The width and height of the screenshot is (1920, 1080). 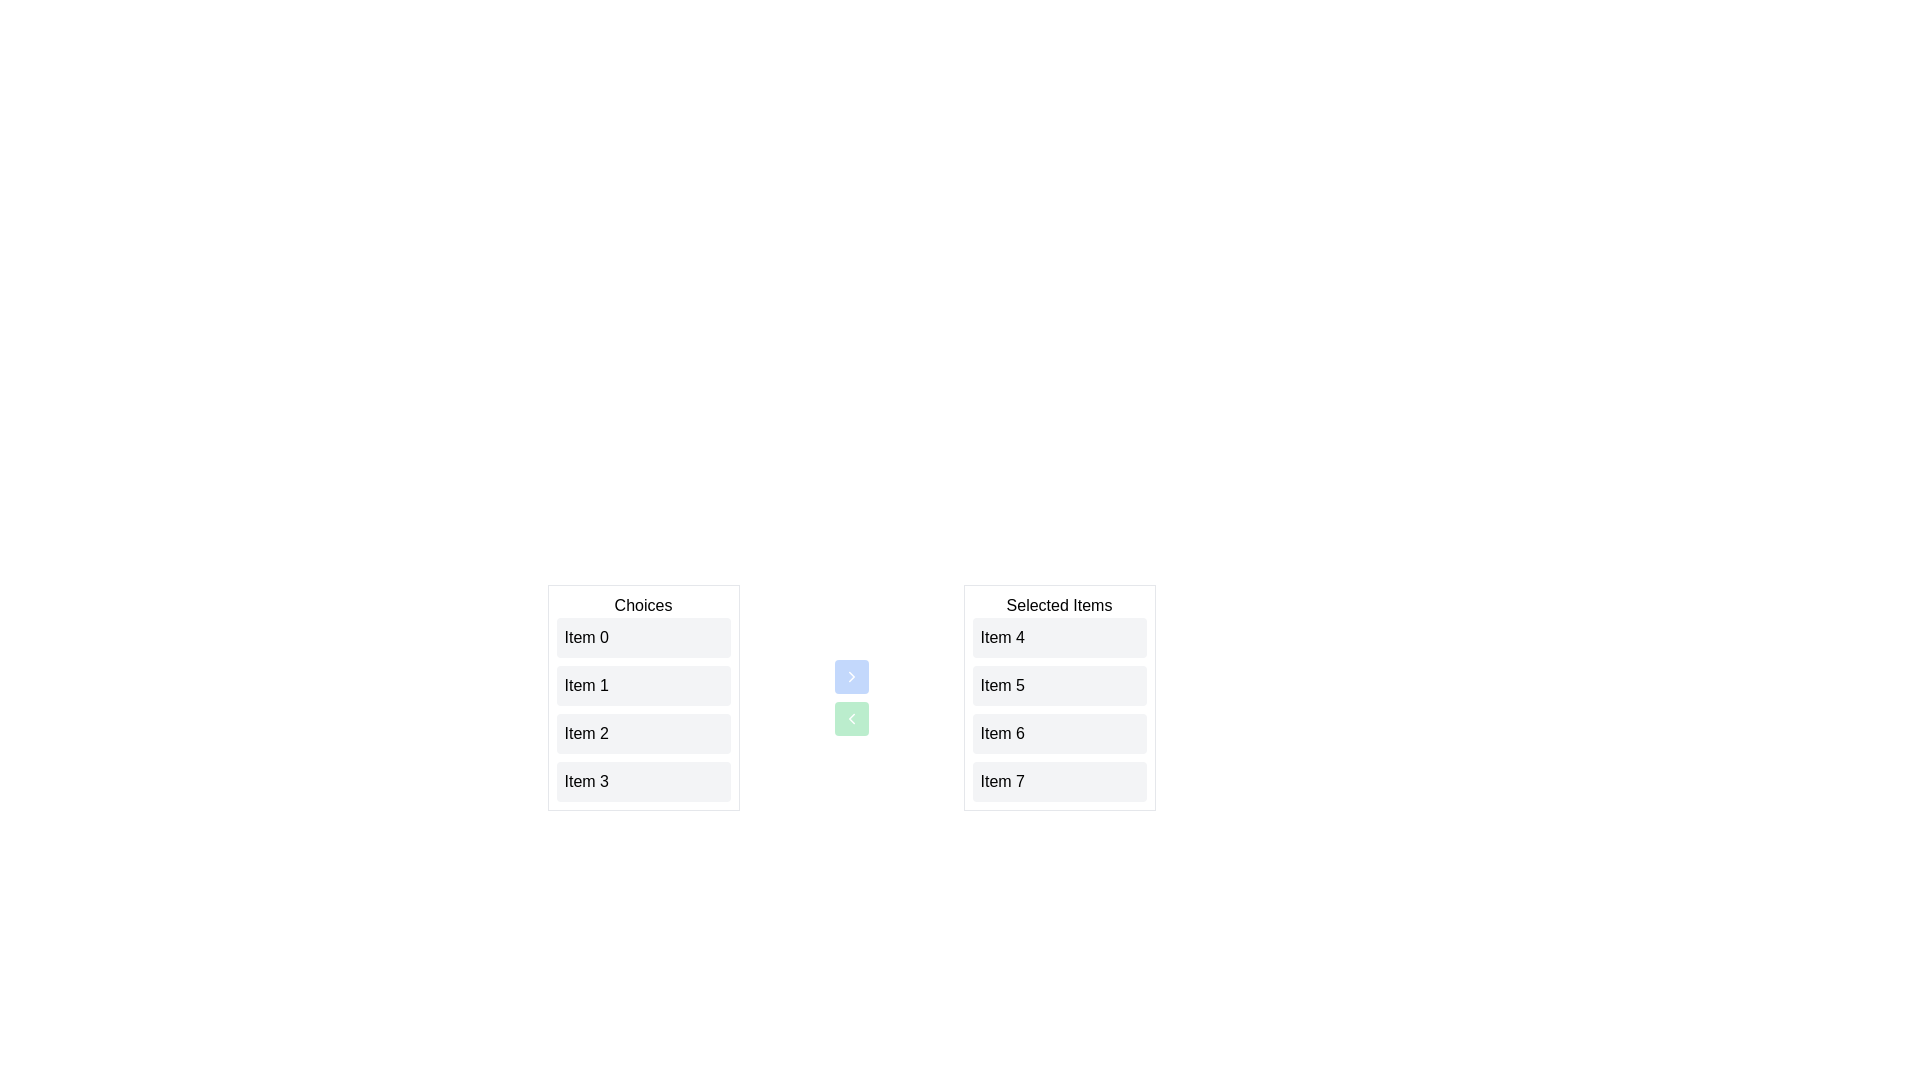 I want to click on the second list item in the 'Selected Items' group, so click(x=1058, y=685).